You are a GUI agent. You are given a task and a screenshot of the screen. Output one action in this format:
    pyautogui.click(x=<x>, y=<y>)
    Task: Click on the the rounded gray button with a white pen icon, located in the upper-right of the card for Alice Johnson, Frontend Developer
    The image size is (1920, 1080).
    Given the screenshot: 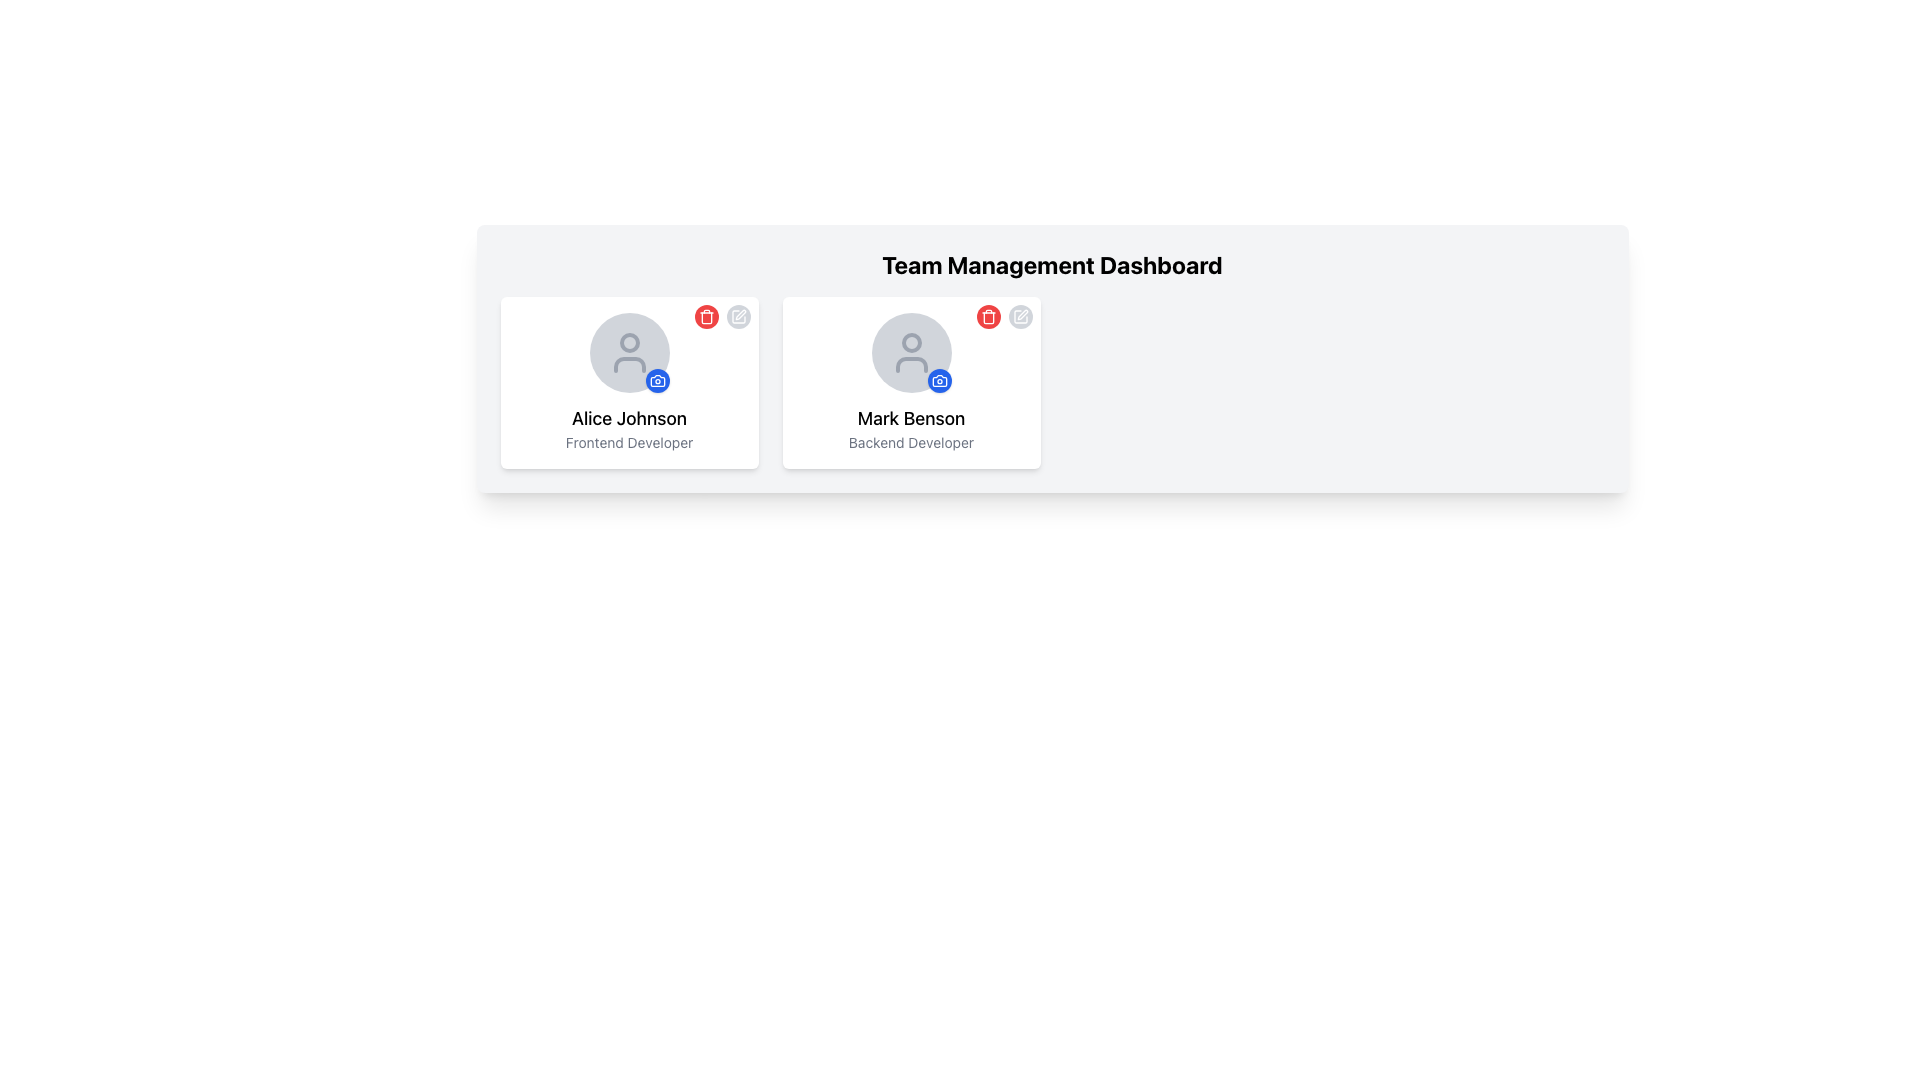 What is the action you would take?
    pyautogui.click(x=737, y=315)
    